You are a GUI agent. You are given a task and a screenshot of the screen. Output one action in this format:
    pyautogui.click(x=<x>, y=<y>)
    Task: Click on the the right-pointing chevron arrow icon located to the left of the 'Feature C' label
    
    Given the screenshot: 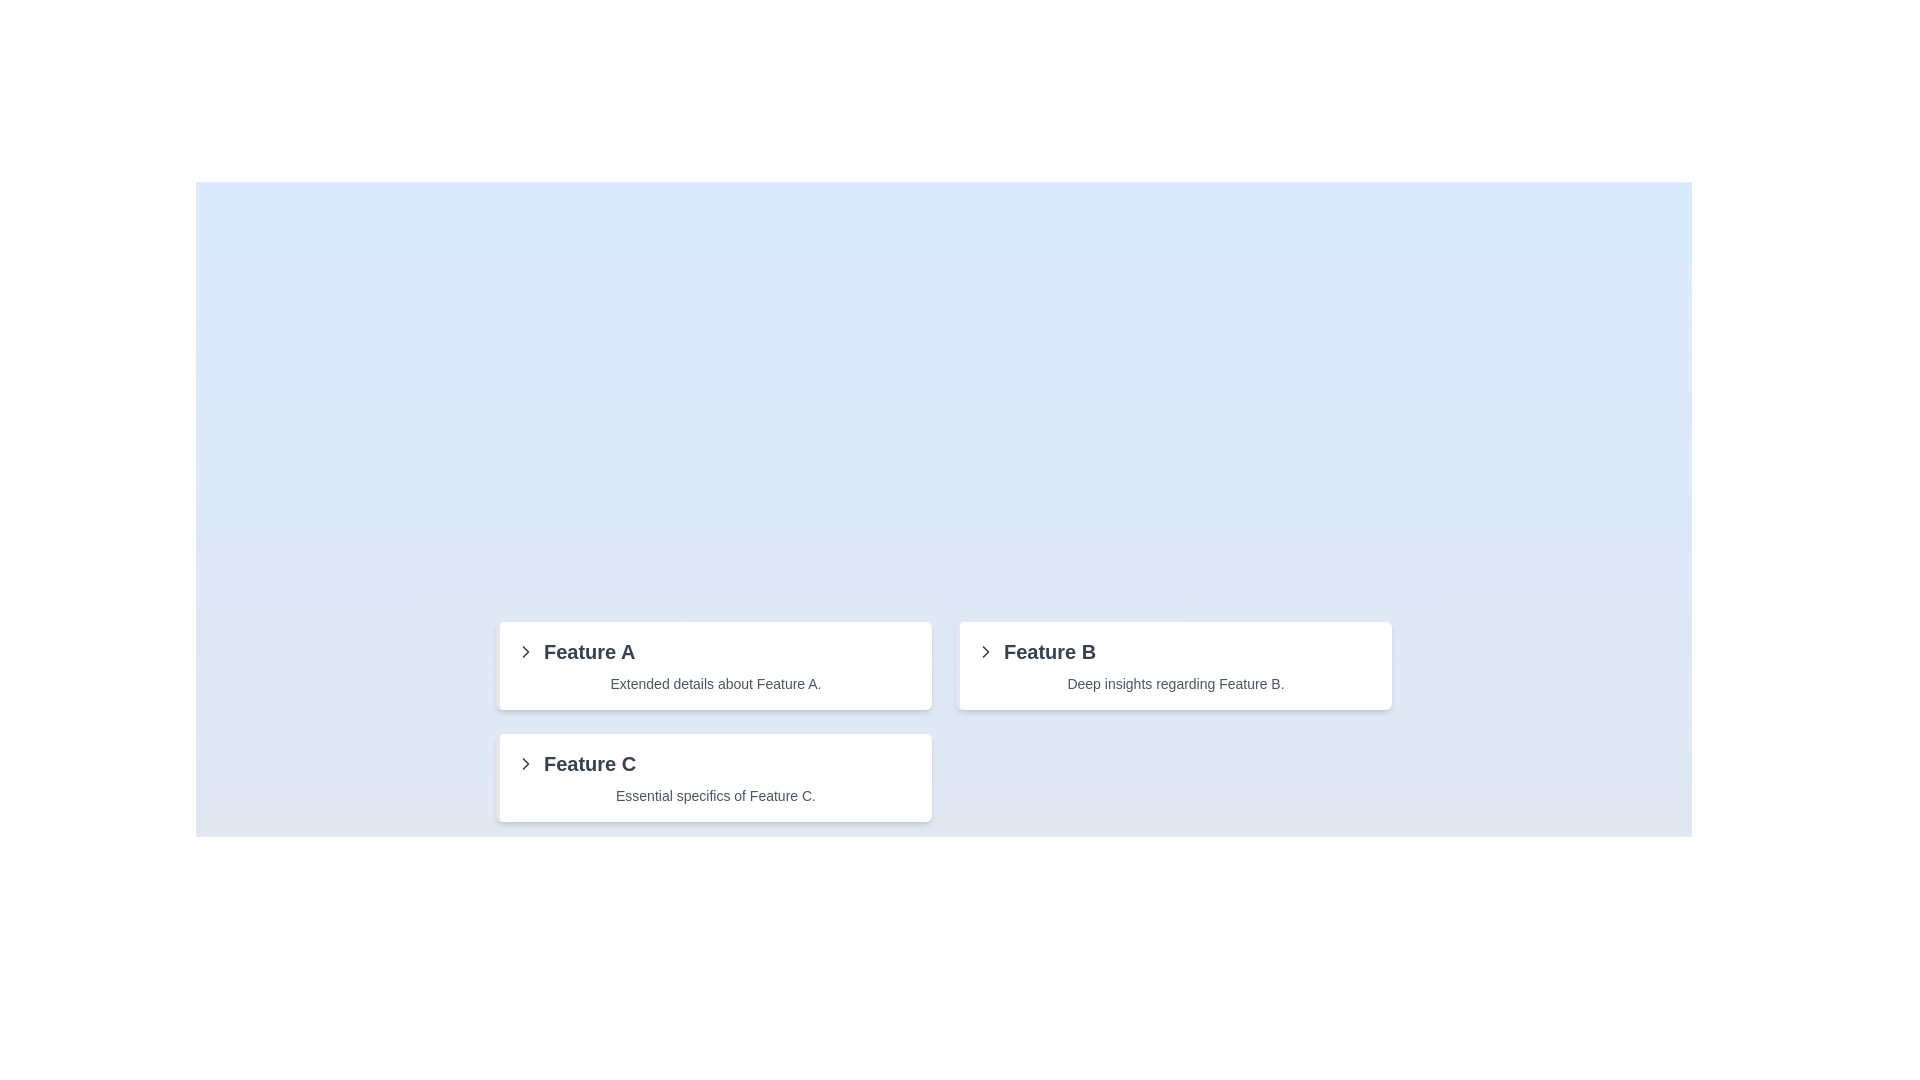 What is the action you would take?
    pyautogui.click(x=526, y=763)
    